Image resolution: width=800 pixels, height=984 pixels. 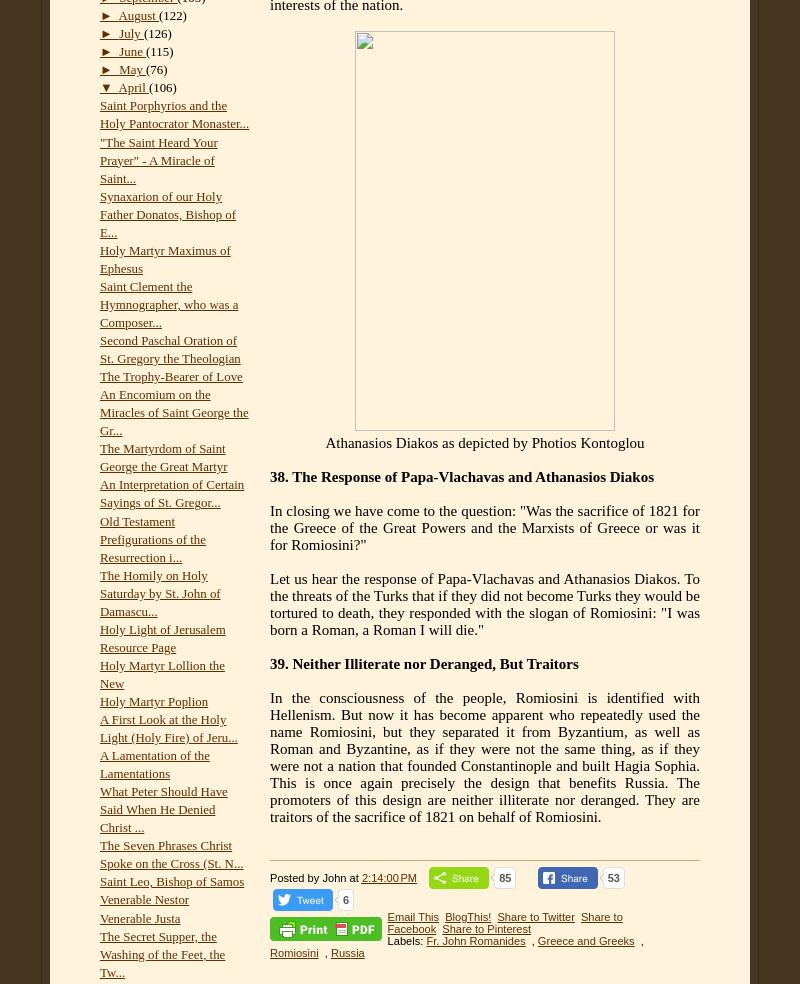 I want to click on '39. Neither Illiterate nor Deranged, But Traitors', so click(x=424, y=664).